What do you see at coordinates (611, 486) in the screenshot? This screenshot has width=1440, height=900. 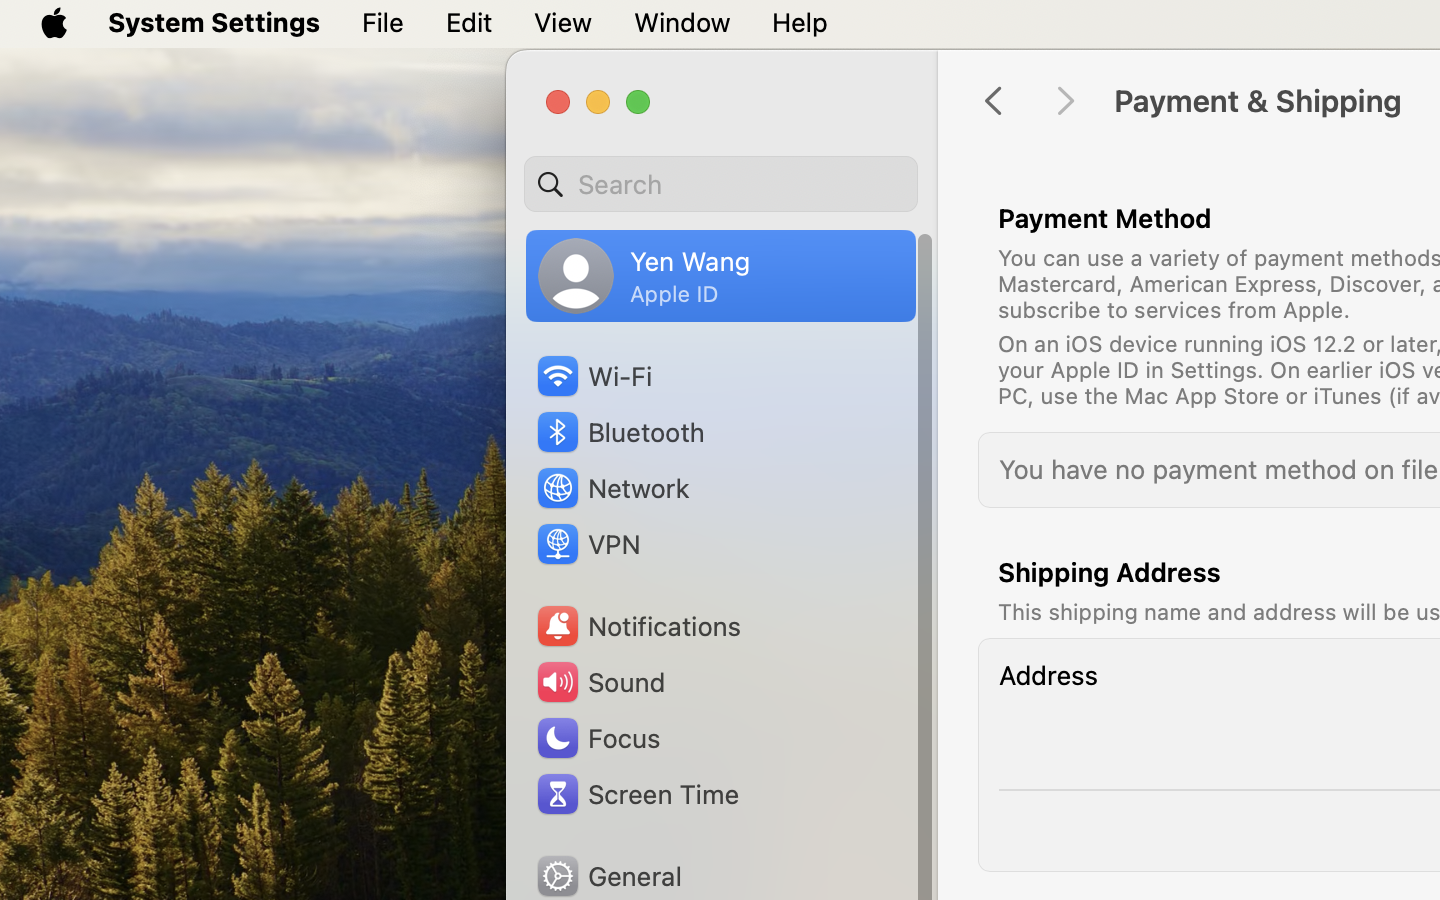 I see `'Network'` at bounding box center [611, 486].